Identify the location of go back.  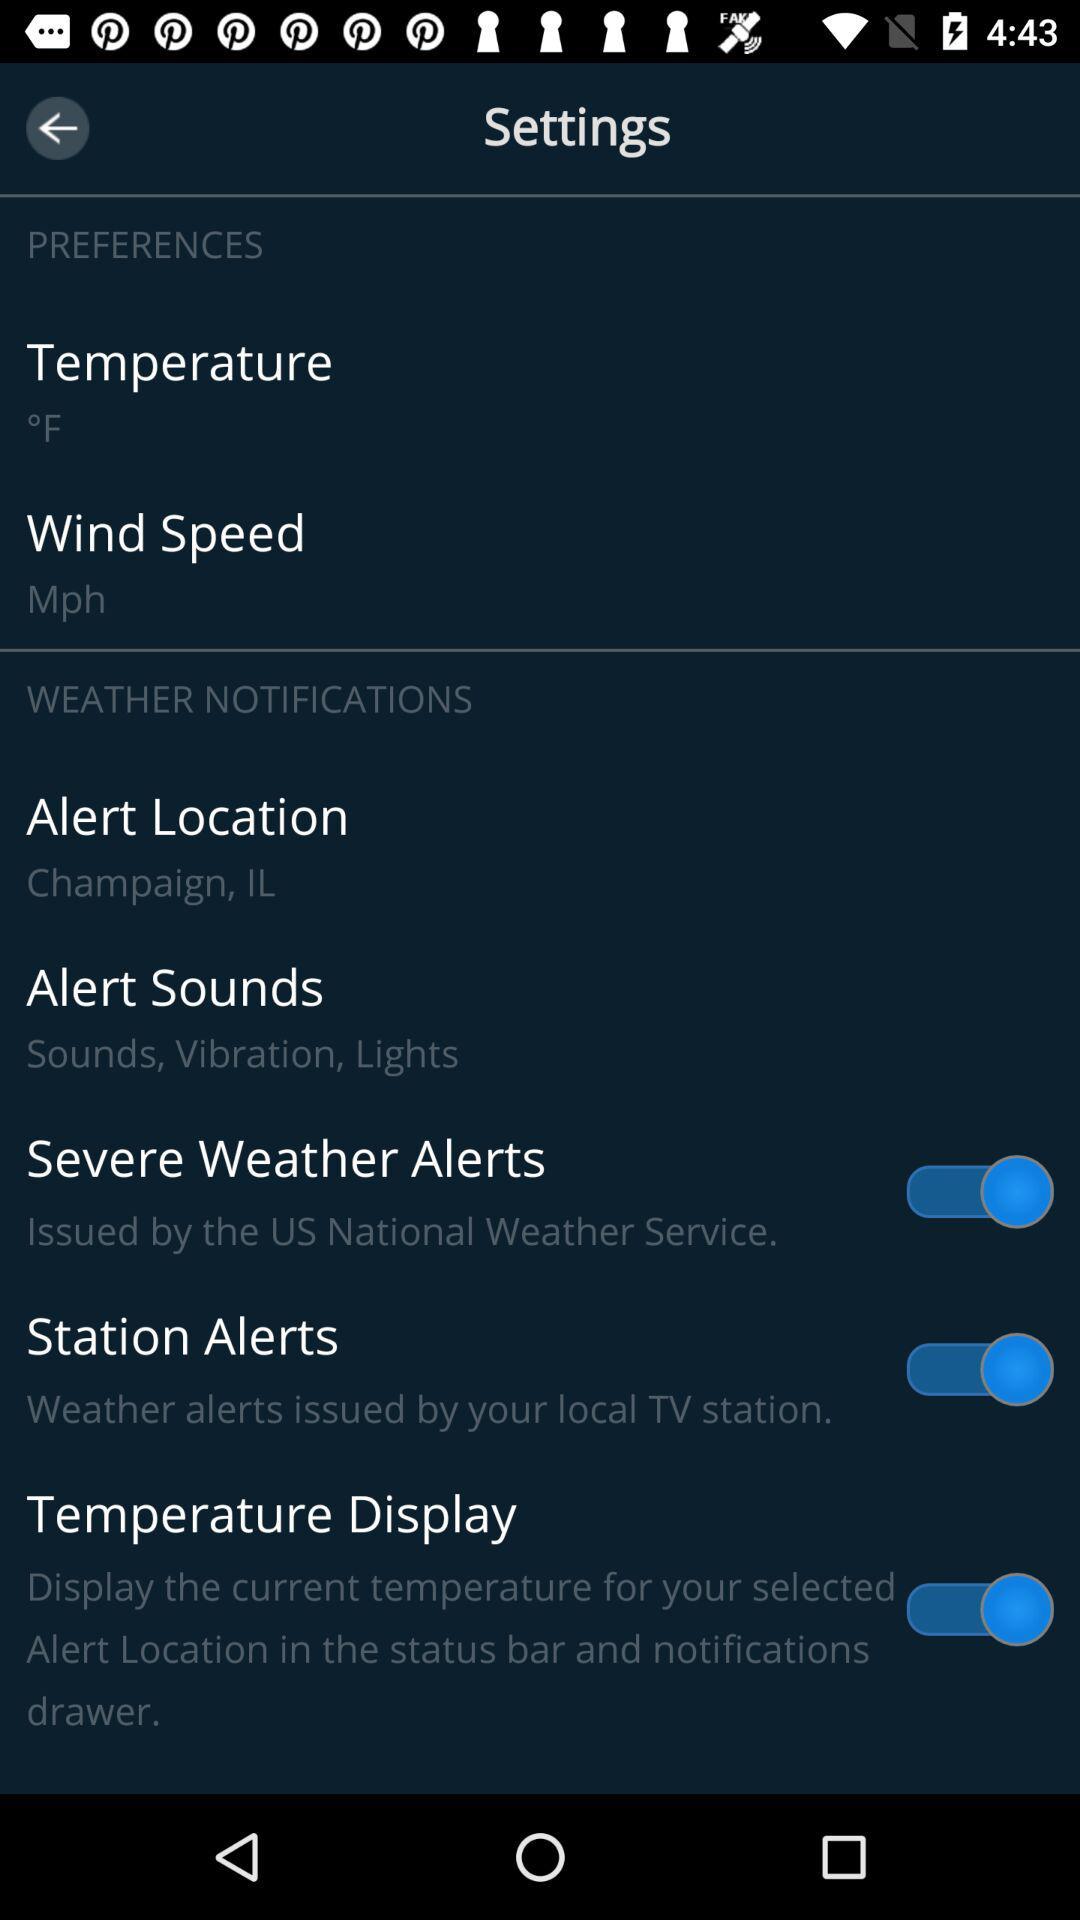
(56, 127).